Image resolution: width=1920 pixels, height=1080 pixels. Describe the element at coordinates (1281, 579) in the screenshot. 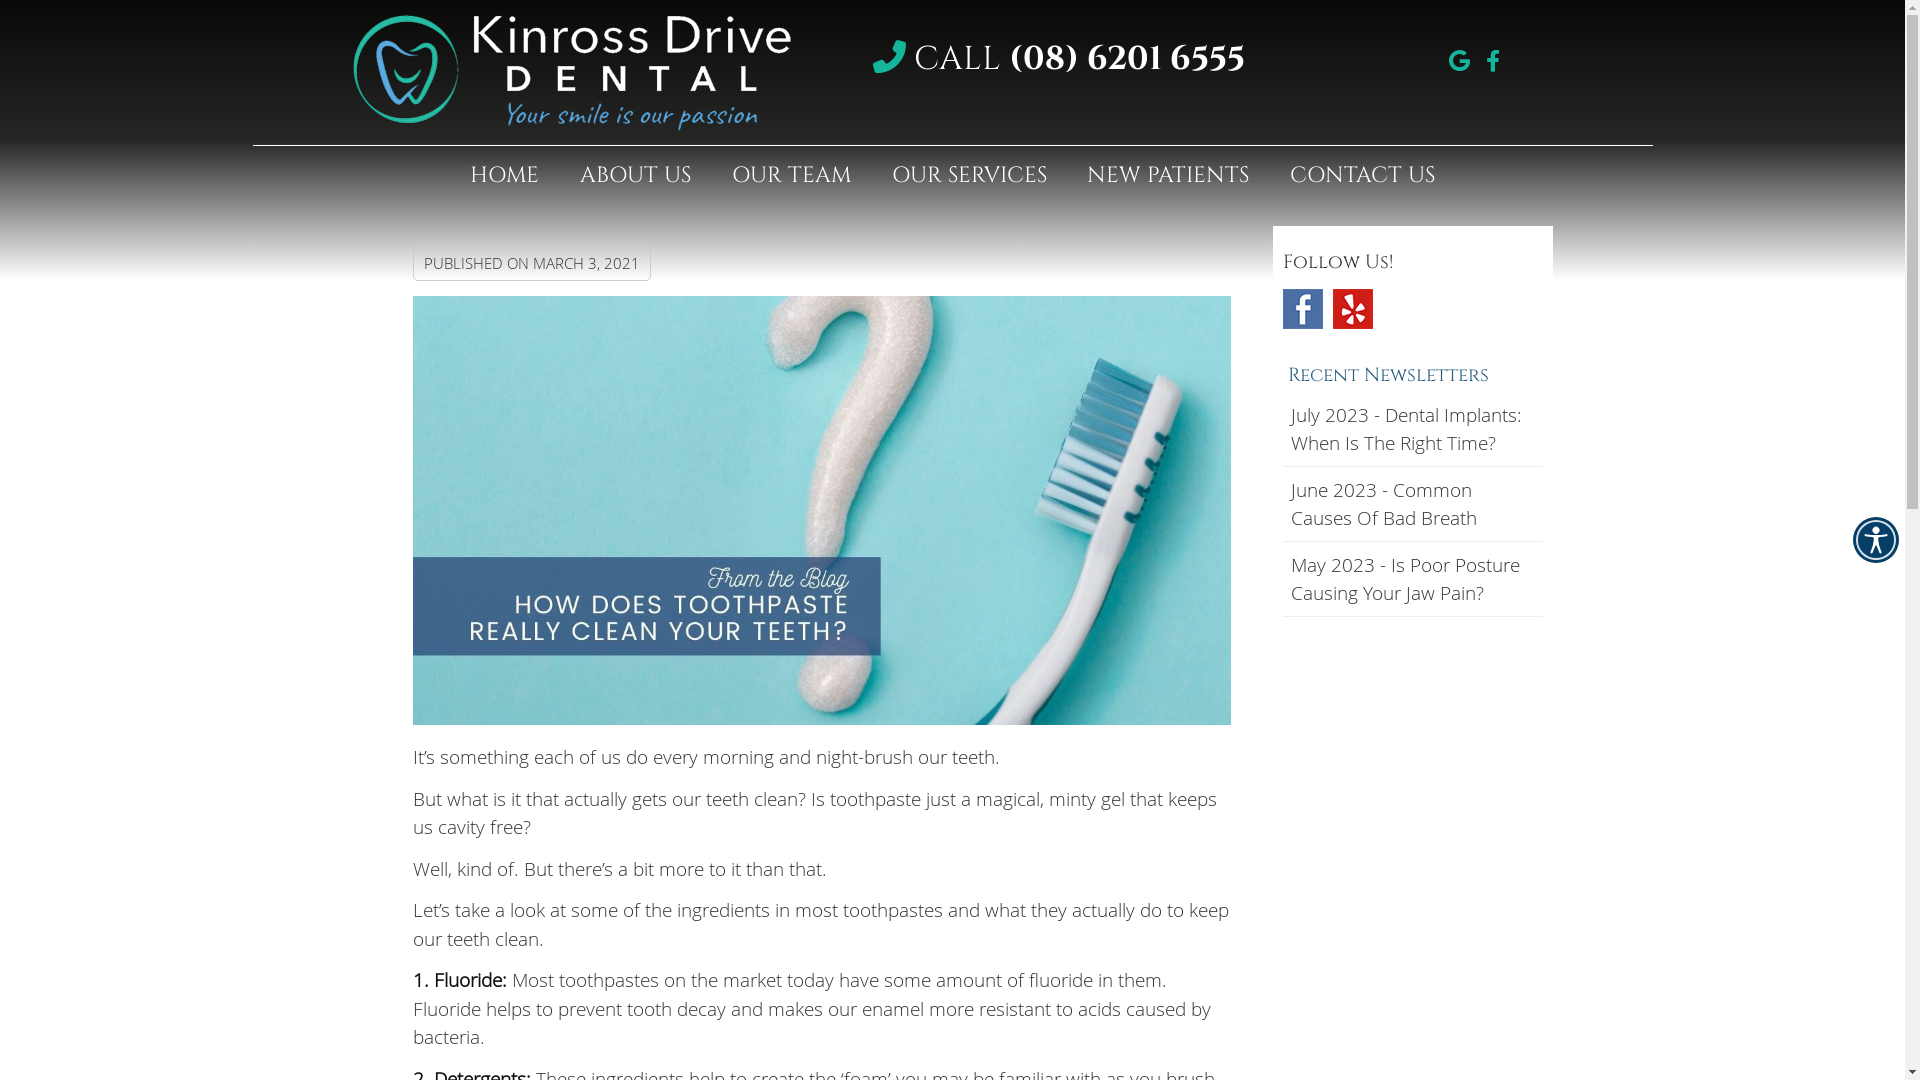

I see `'May 2023 - Is Poor Posture Causing Your Jaw Pain?'` at that location.